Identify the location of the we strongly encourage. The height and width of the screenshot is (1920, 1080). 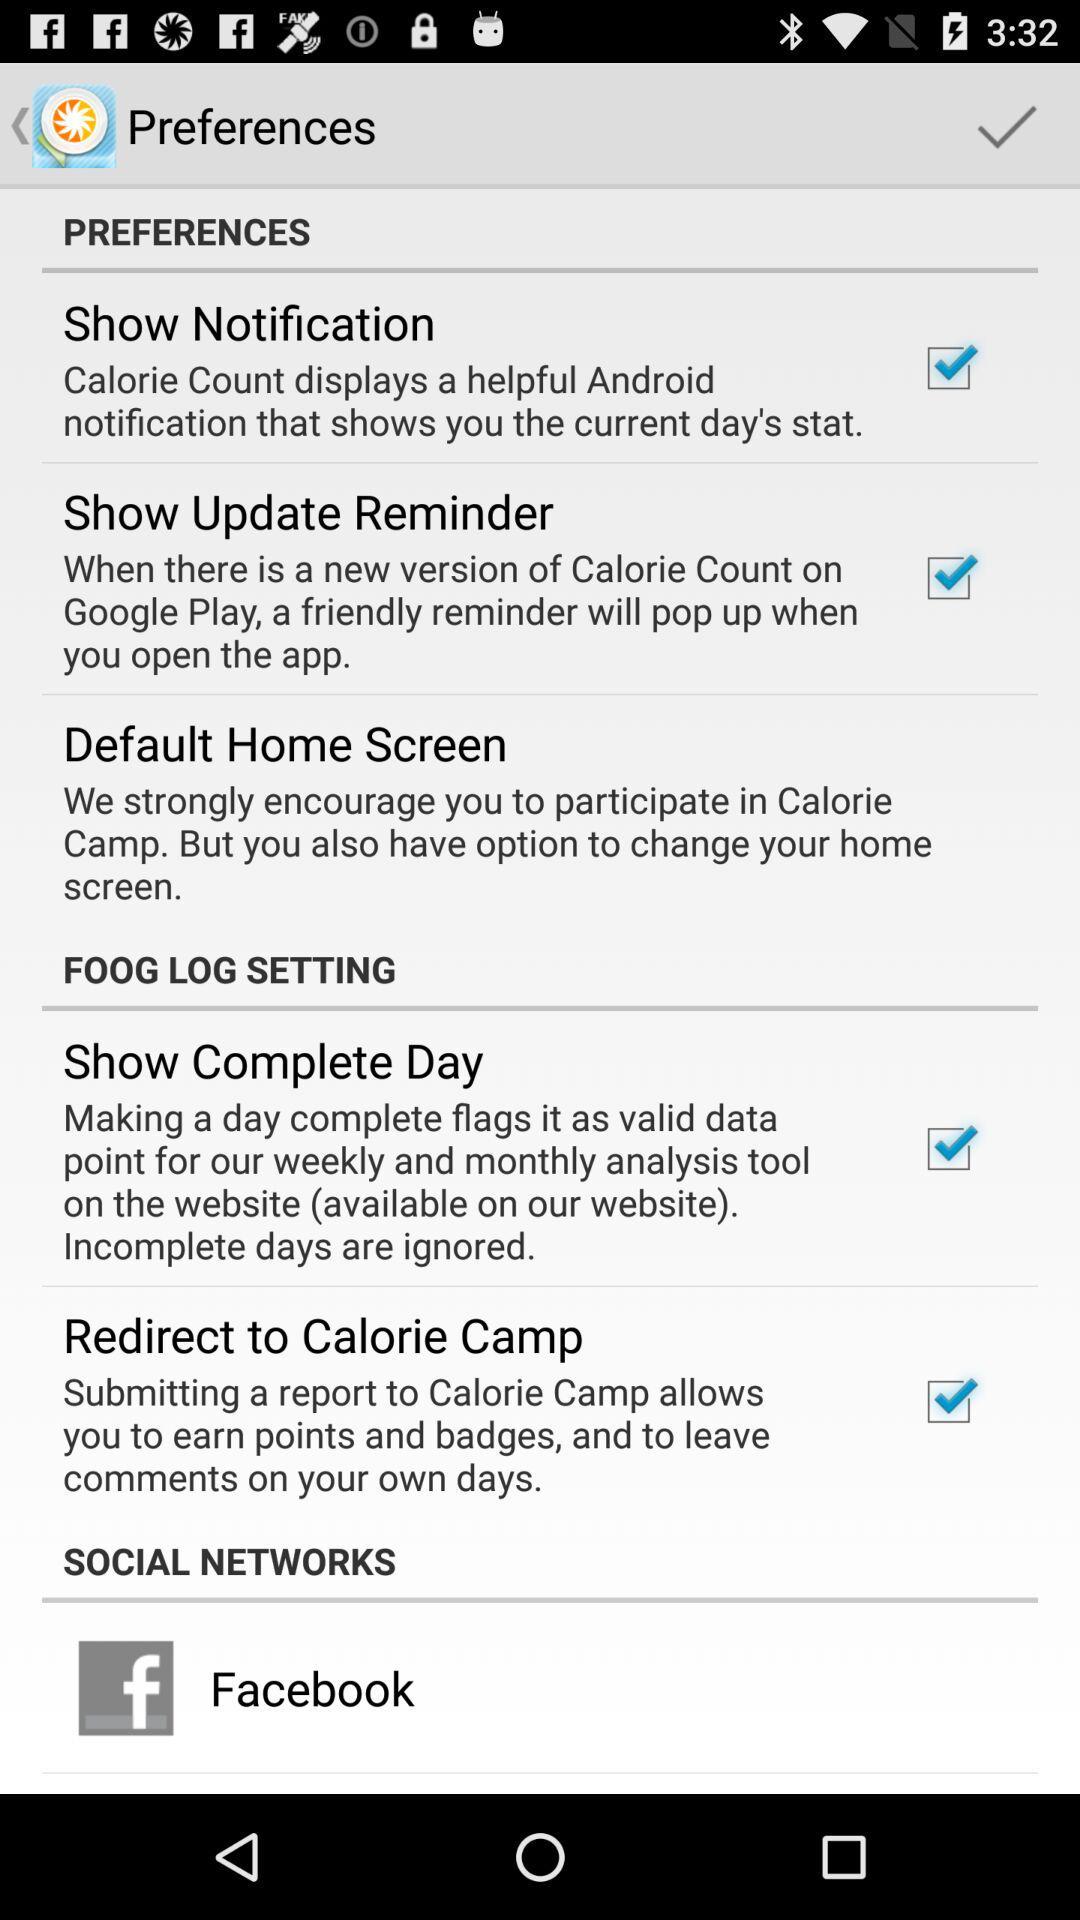
(525, 842).